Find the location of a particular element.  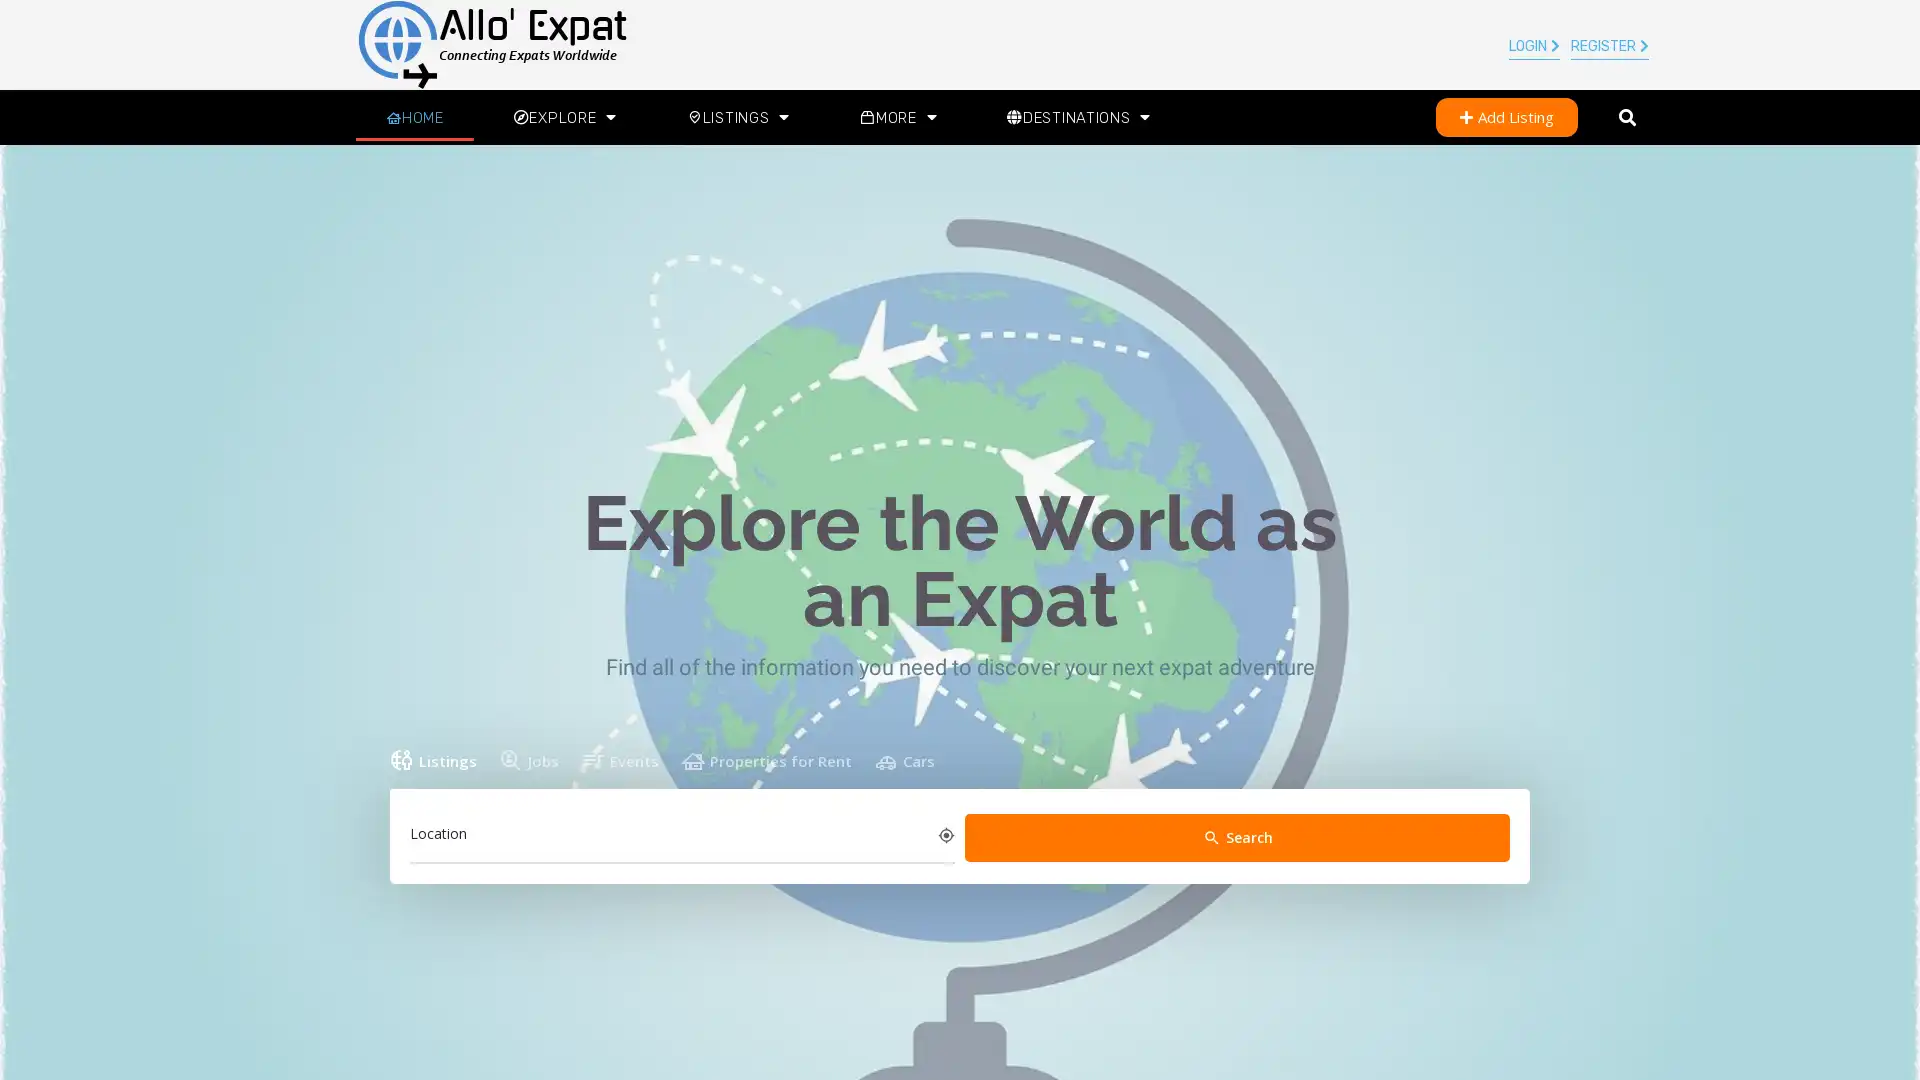

Add Listing is located at coordinates (1506, 117).